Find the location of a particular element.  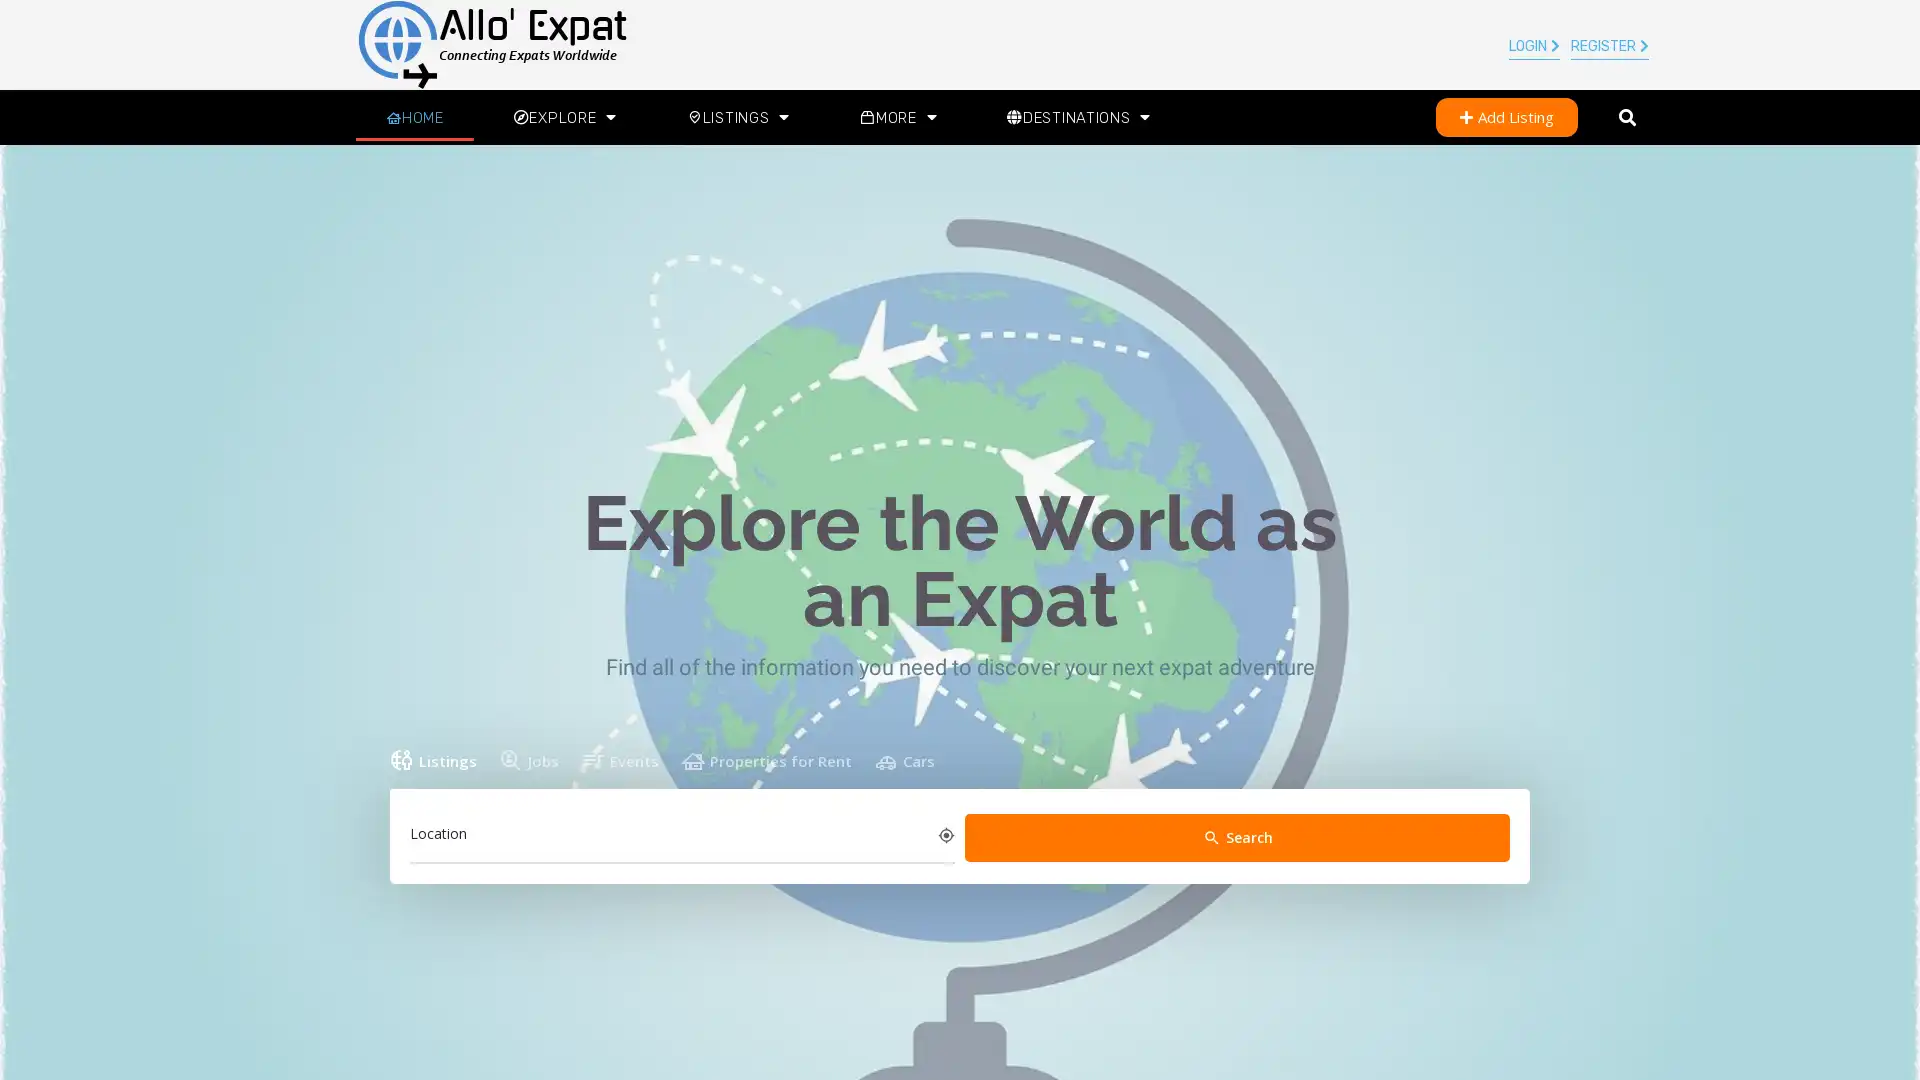

Add Listing is located at coordinates (1506, 117).